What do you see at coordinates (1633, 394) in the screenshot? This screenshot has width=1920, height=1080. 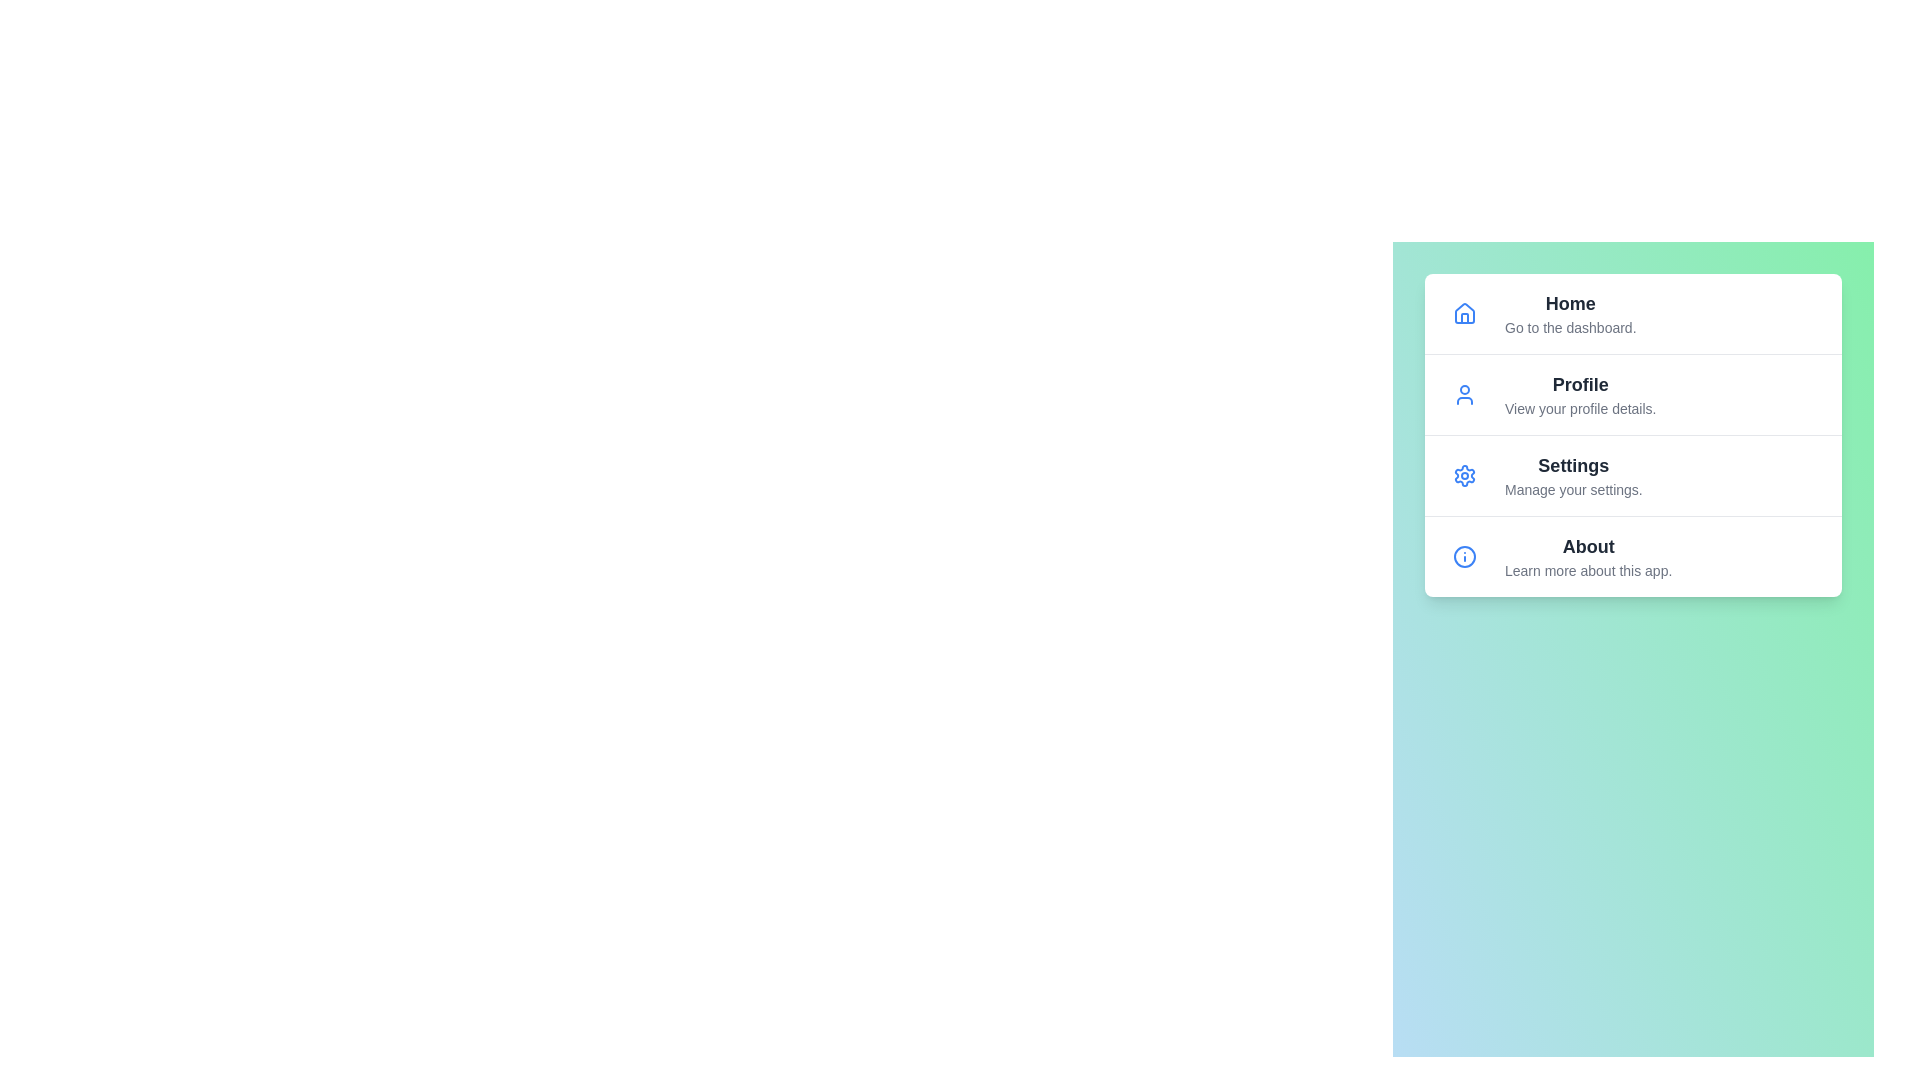 I see `the menu item labeled Profile to highlight it` at bounding box center [1633, 394].